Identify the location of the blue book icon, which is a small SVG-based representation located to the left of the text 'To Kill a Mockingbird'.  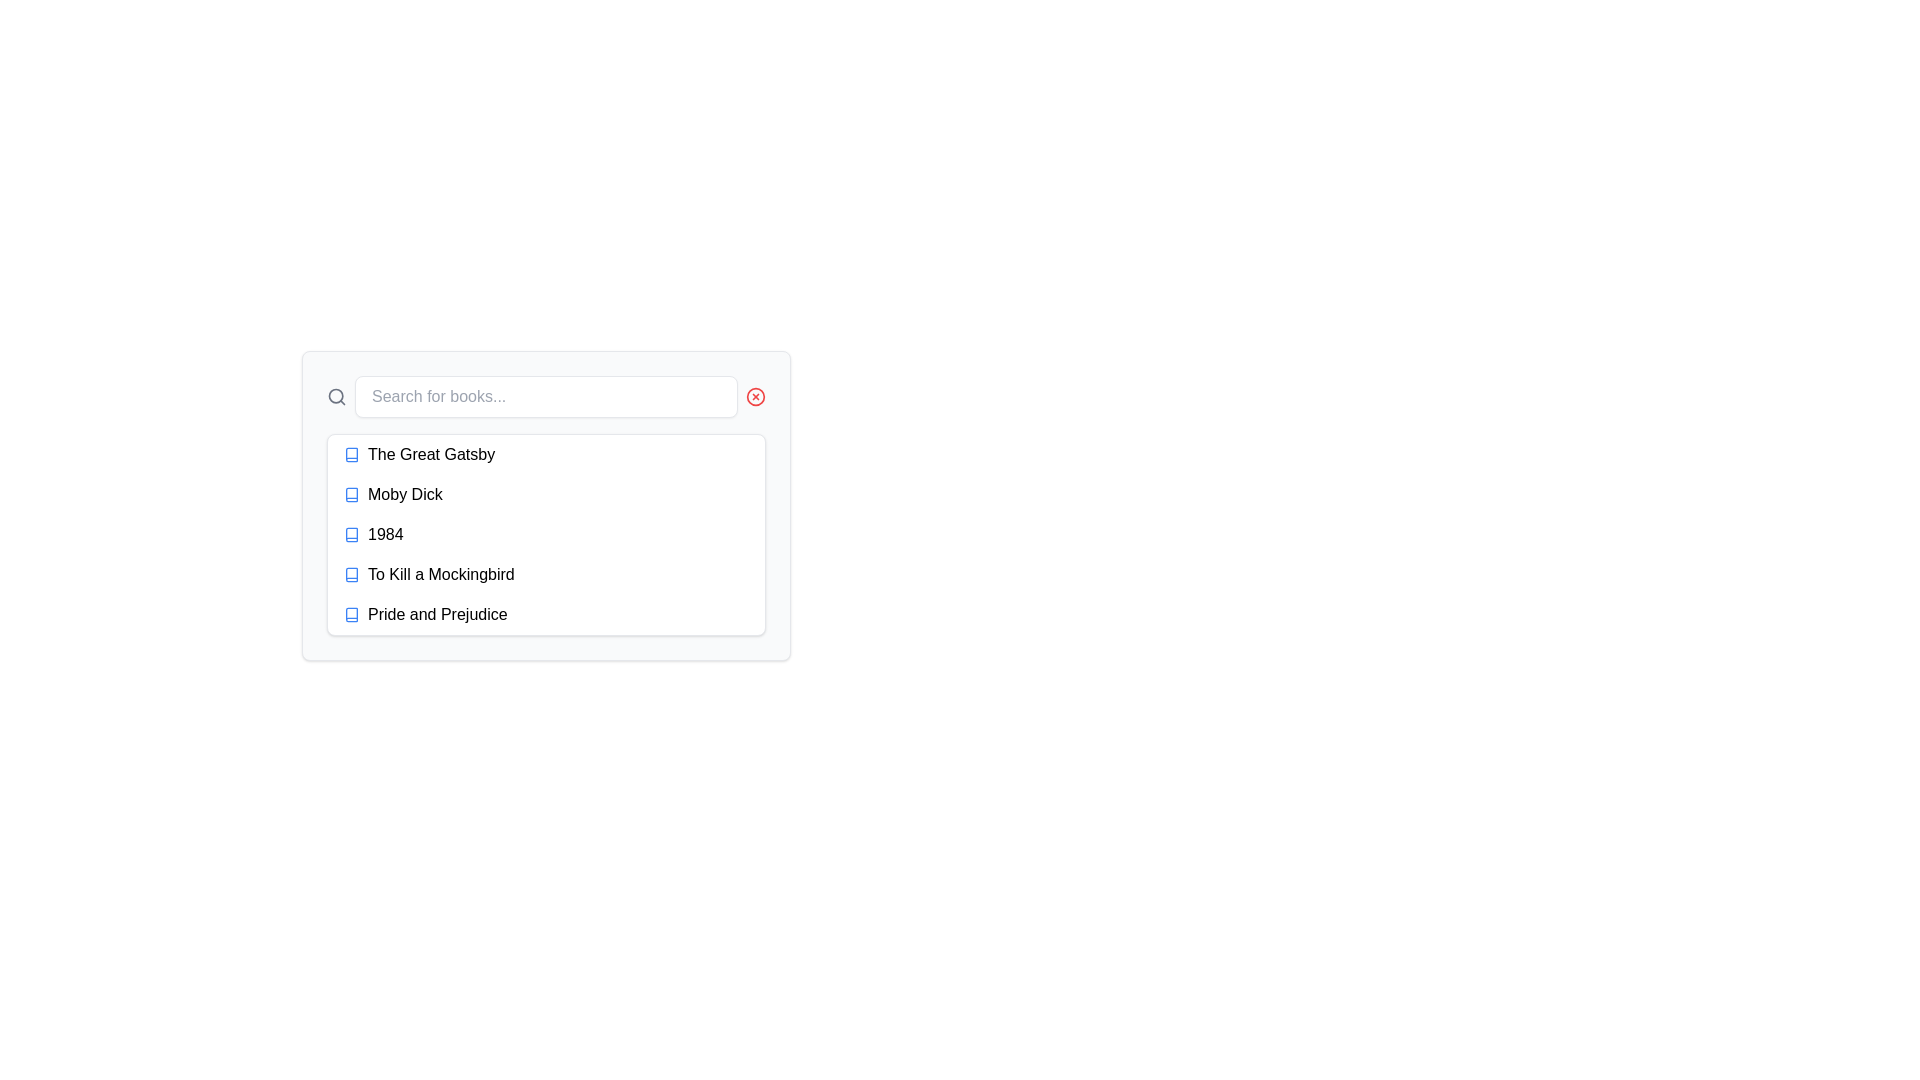
(351, 574).